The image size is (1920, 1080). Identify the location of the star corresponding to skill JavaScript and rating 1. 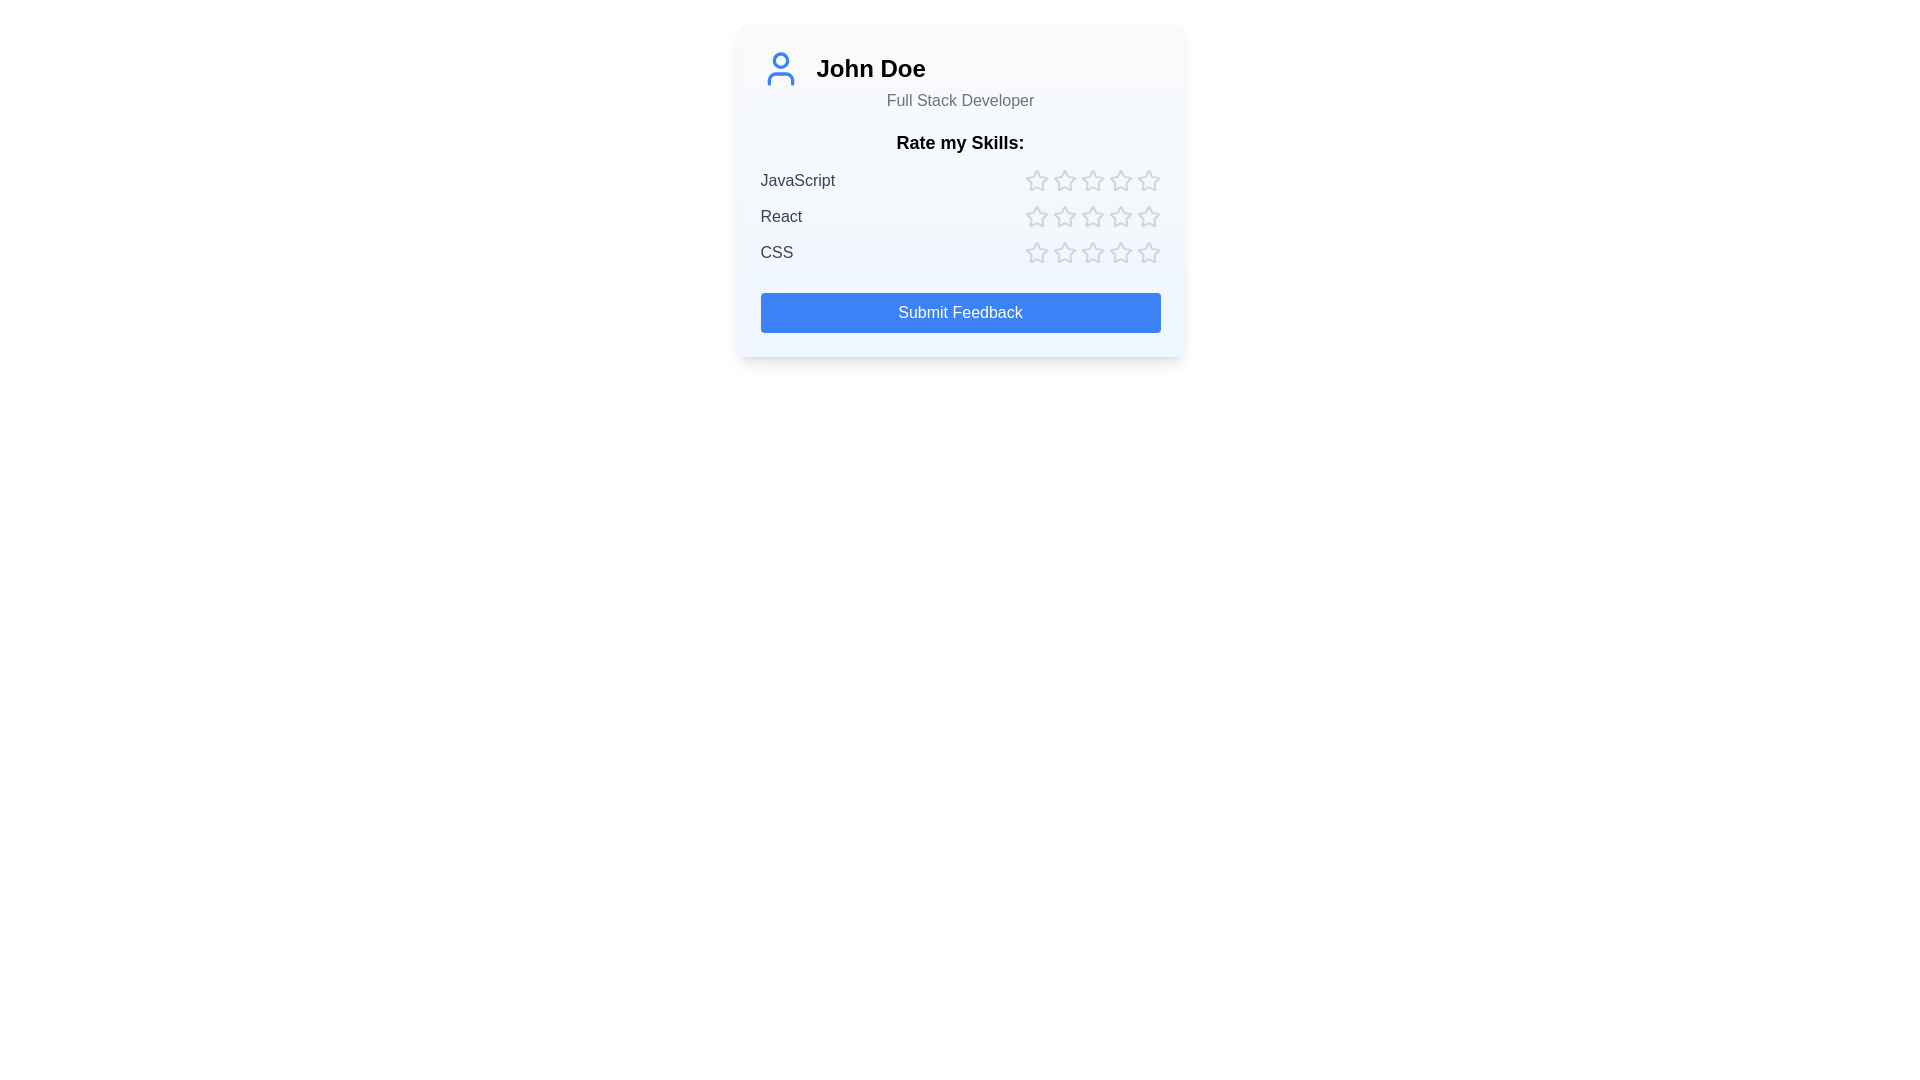
(1036, 181).